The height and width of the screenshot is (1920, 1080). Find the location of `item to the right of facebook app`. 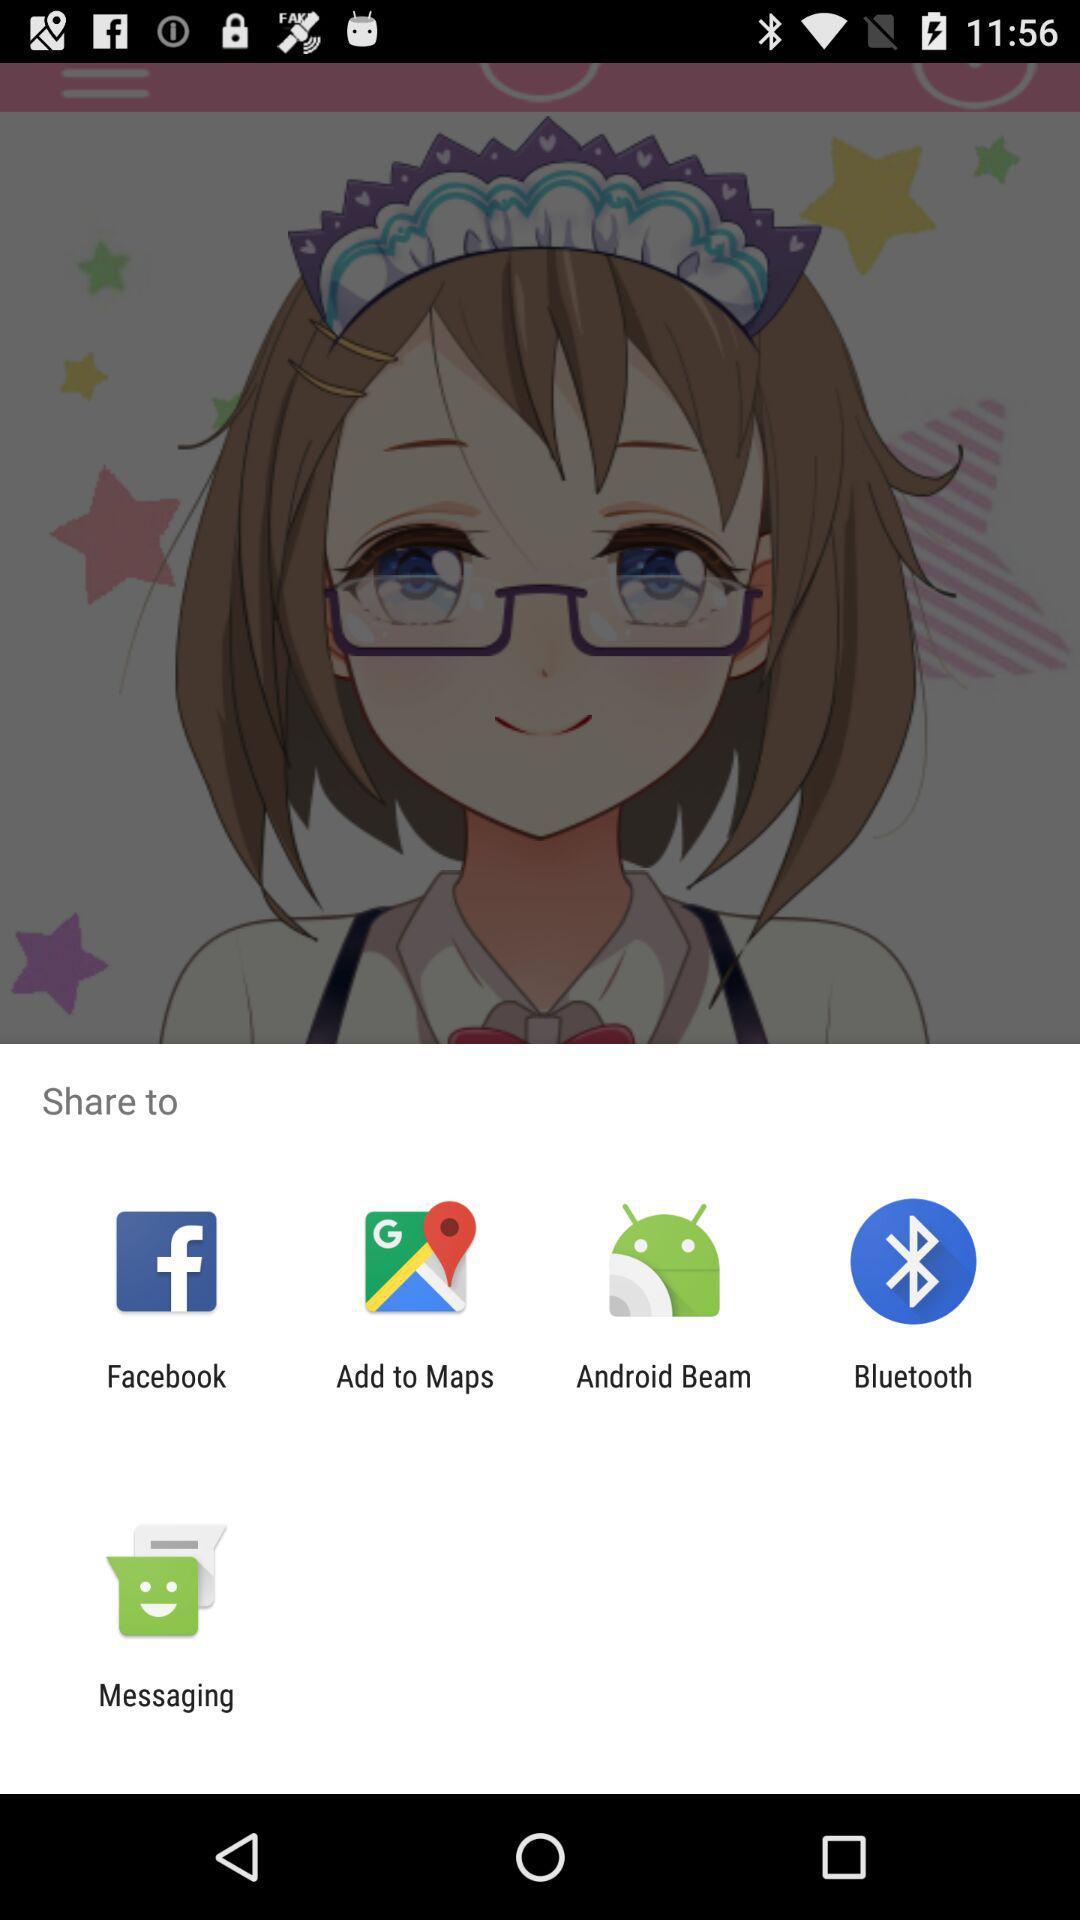

item to the right of facebook app is located at coordinates (414, 1392).